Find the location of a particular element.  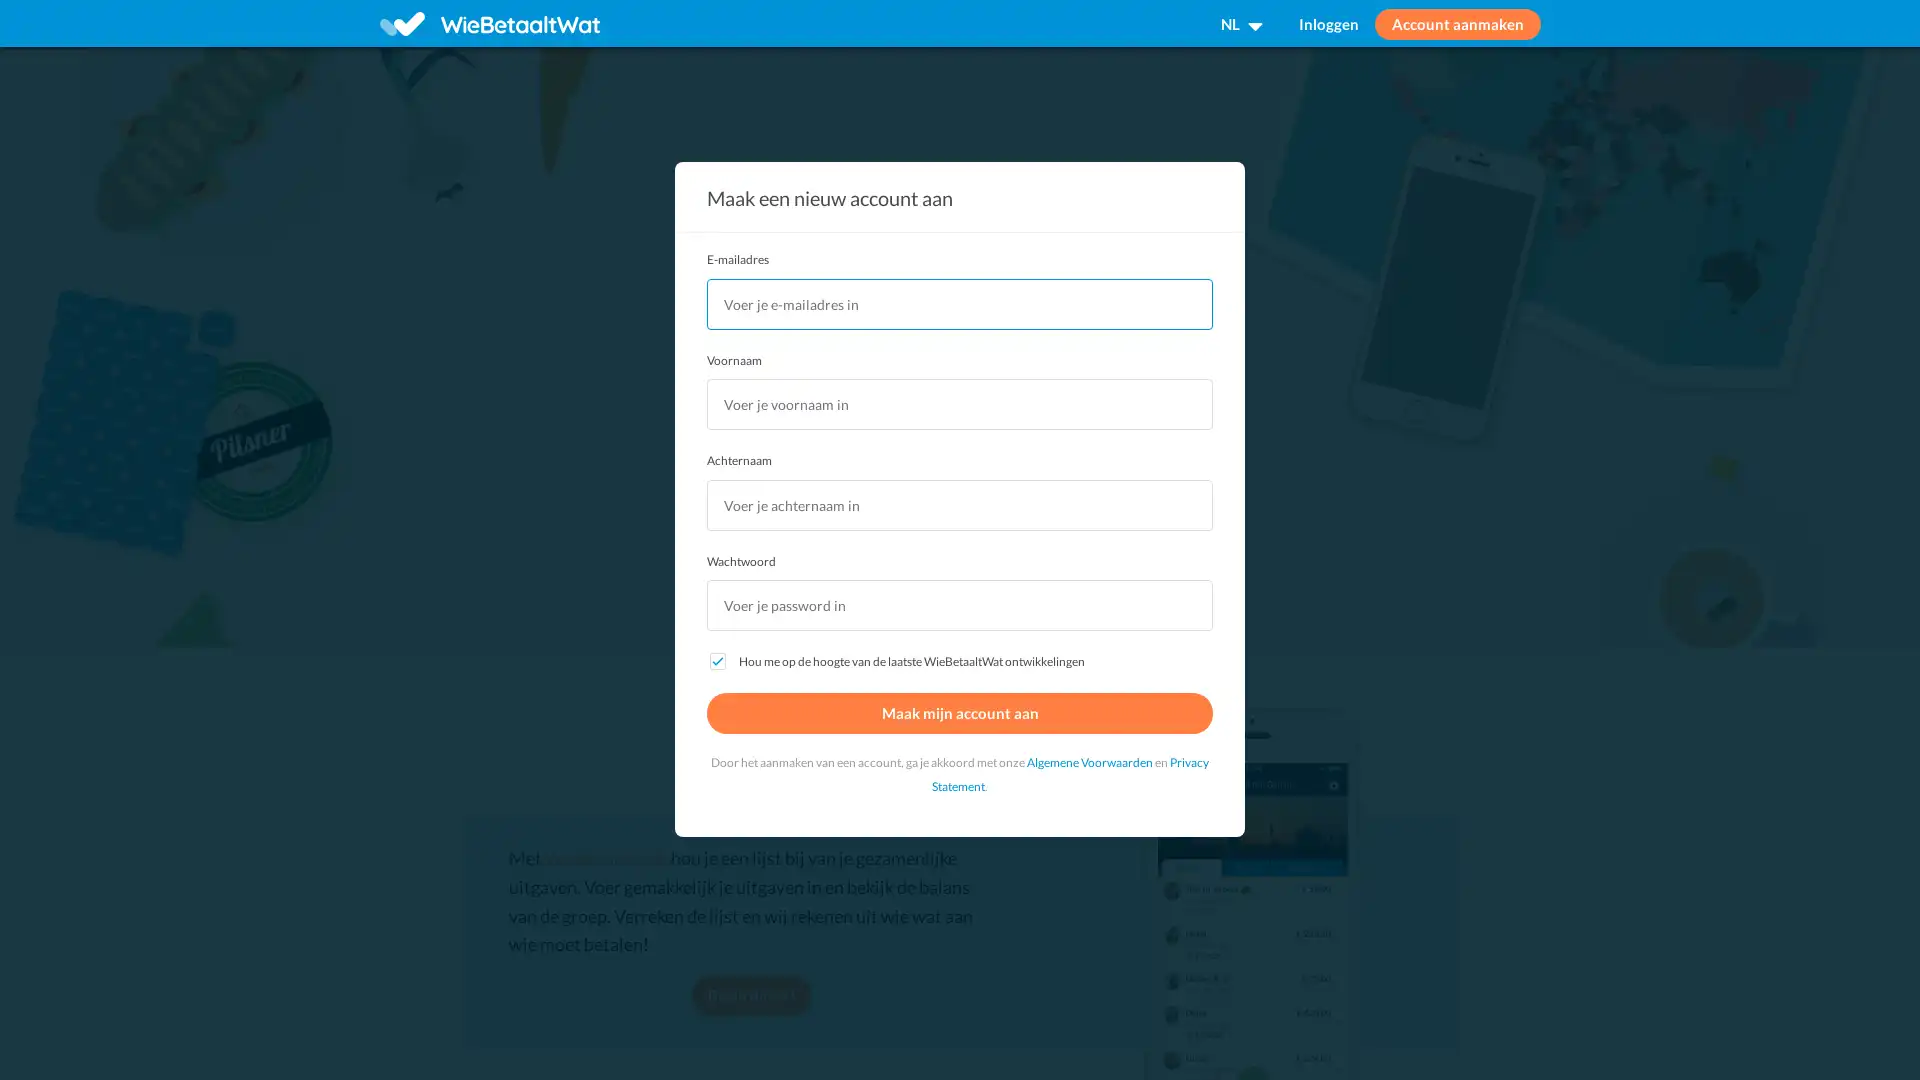

Maak mijn account aan is located at coordinates (960, 711).